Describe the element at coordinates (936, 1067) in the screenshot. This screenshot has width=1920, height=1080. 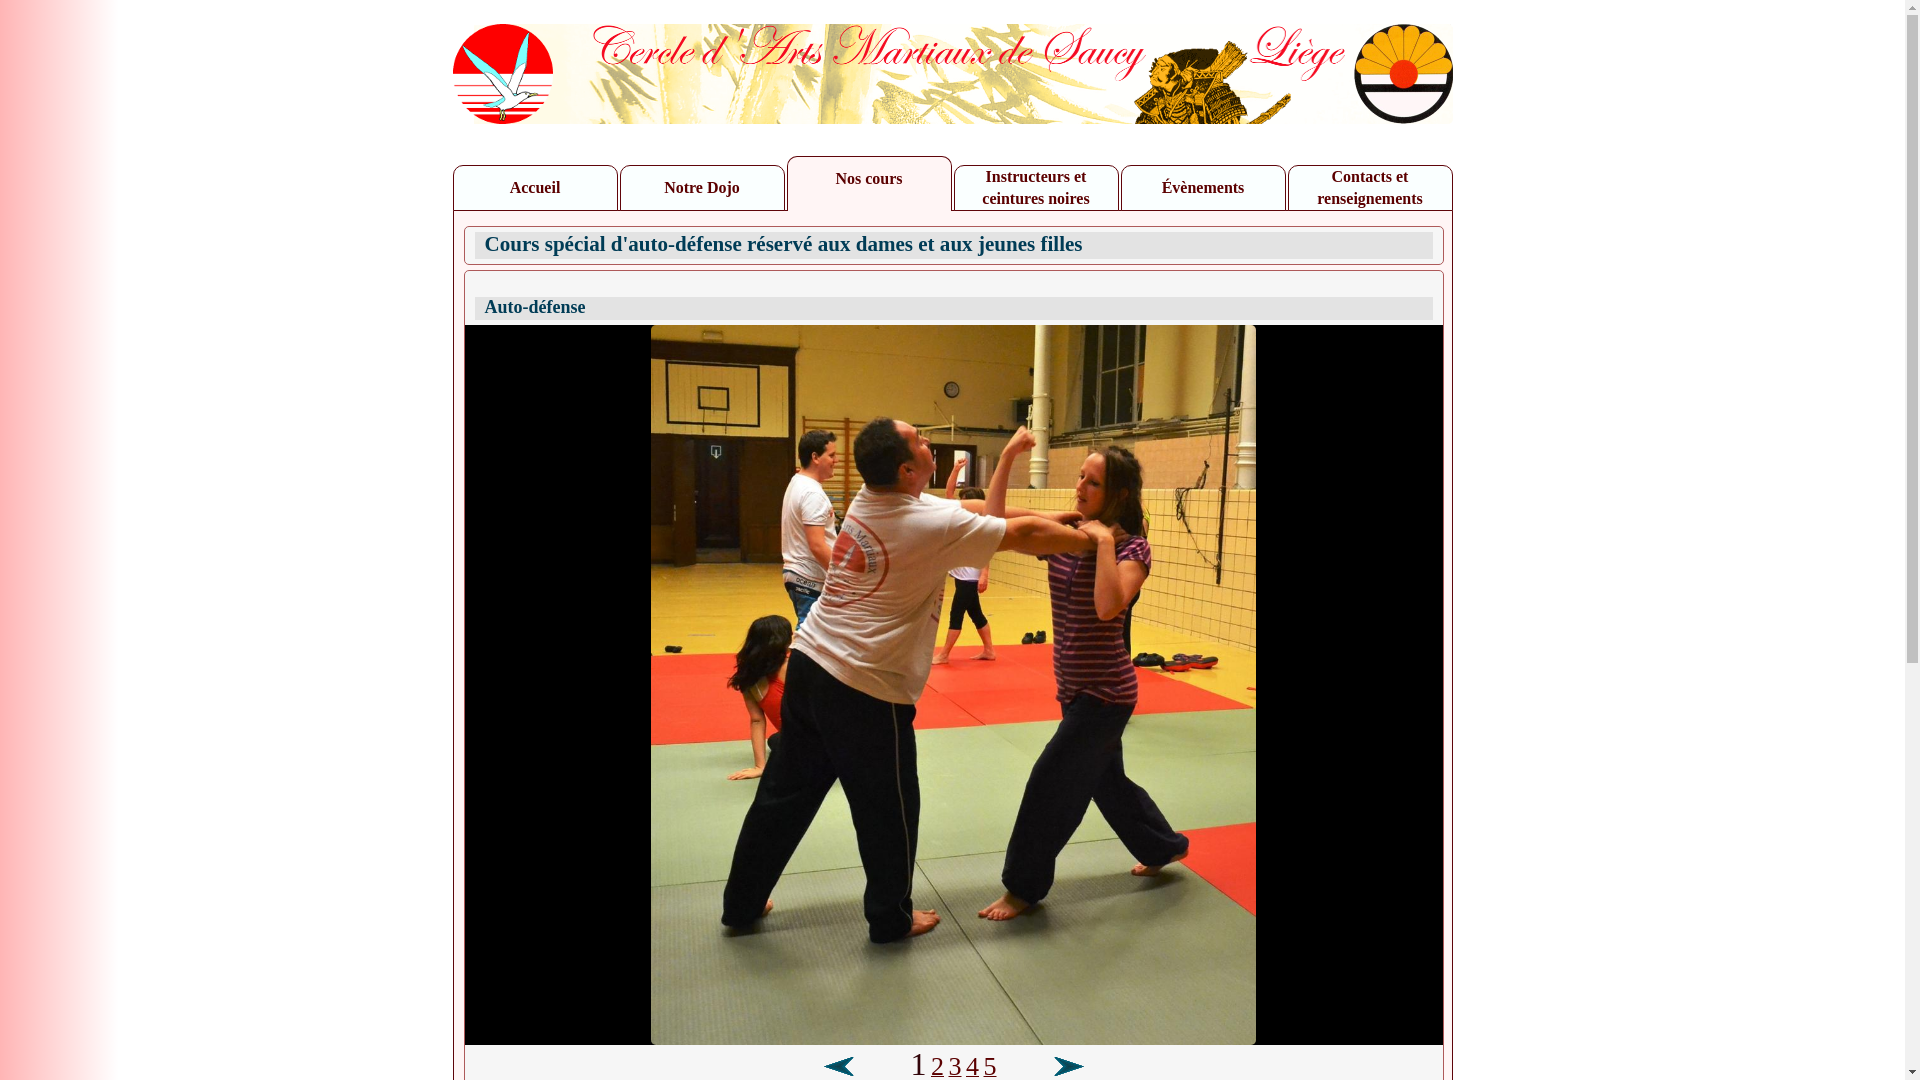
I see `'2'` at that location.